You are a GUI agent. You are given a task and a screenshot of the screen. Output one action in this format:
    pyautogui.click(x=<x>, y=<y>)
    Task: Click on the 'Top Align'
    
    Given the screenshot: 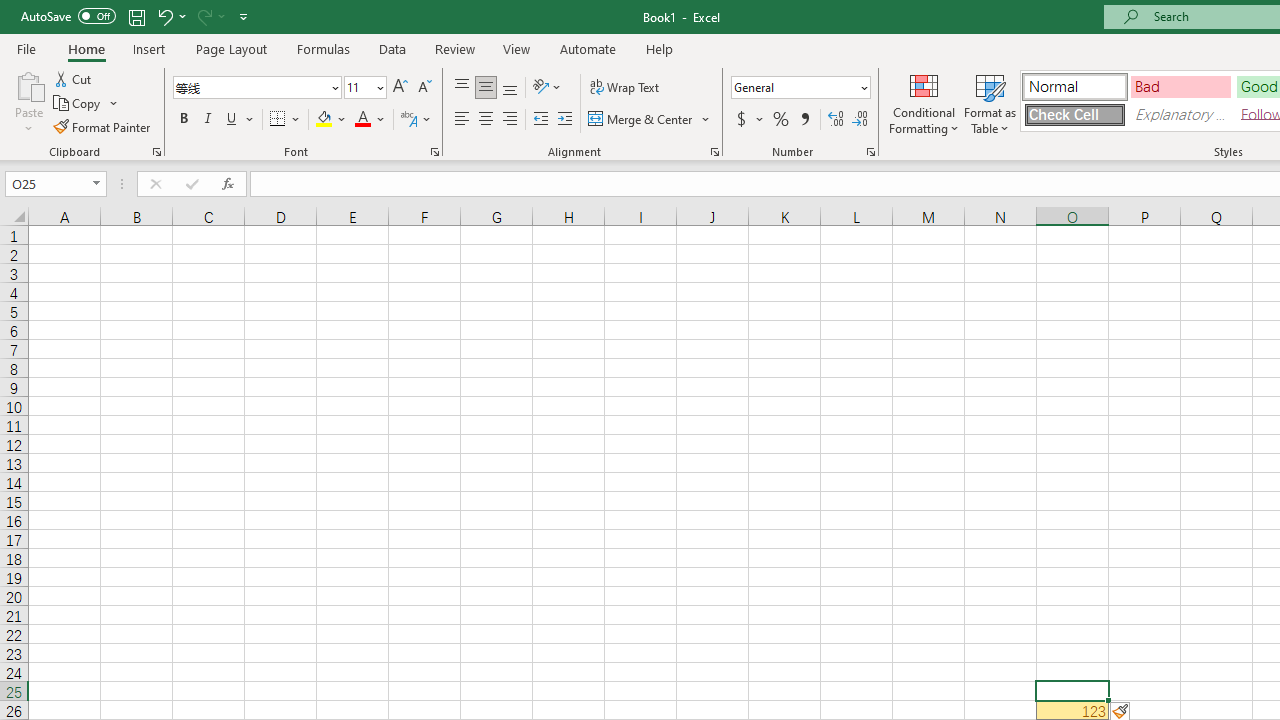 What is the action you would take?
    pyautogui.click(x=461, y=86)
    